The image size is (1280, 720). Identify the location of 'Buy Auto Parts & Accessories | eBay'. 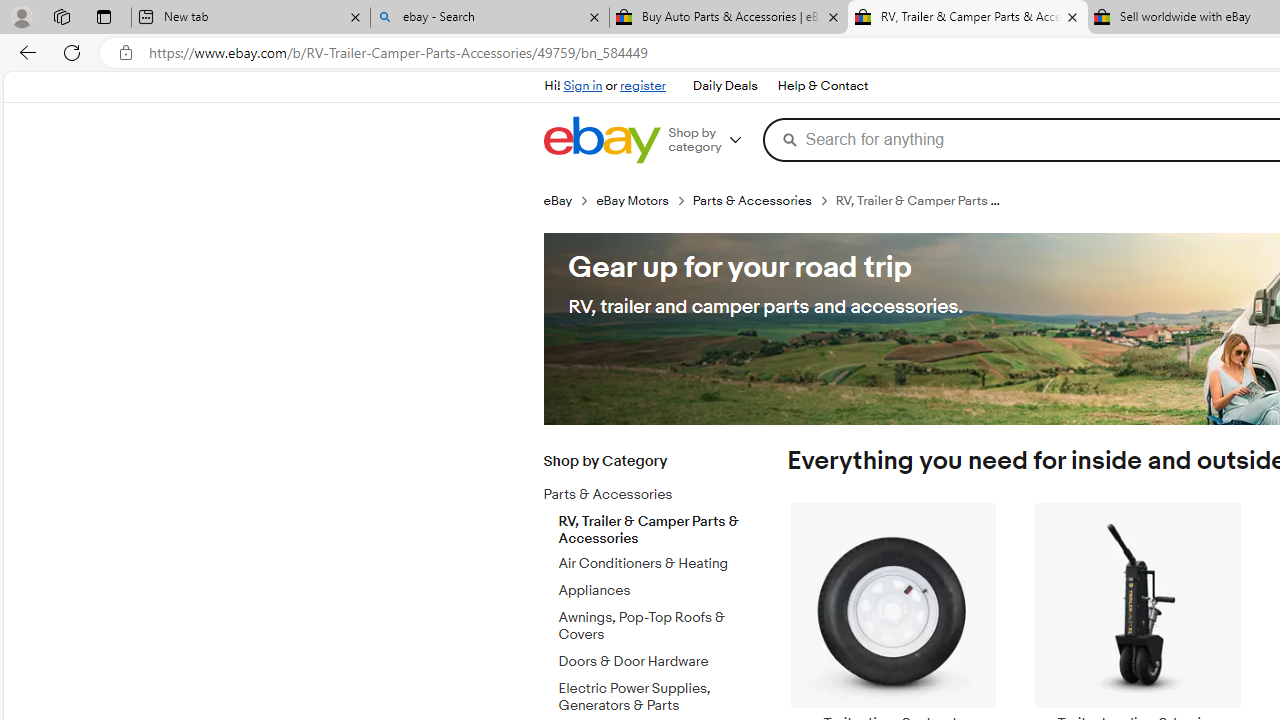
(728, 17).